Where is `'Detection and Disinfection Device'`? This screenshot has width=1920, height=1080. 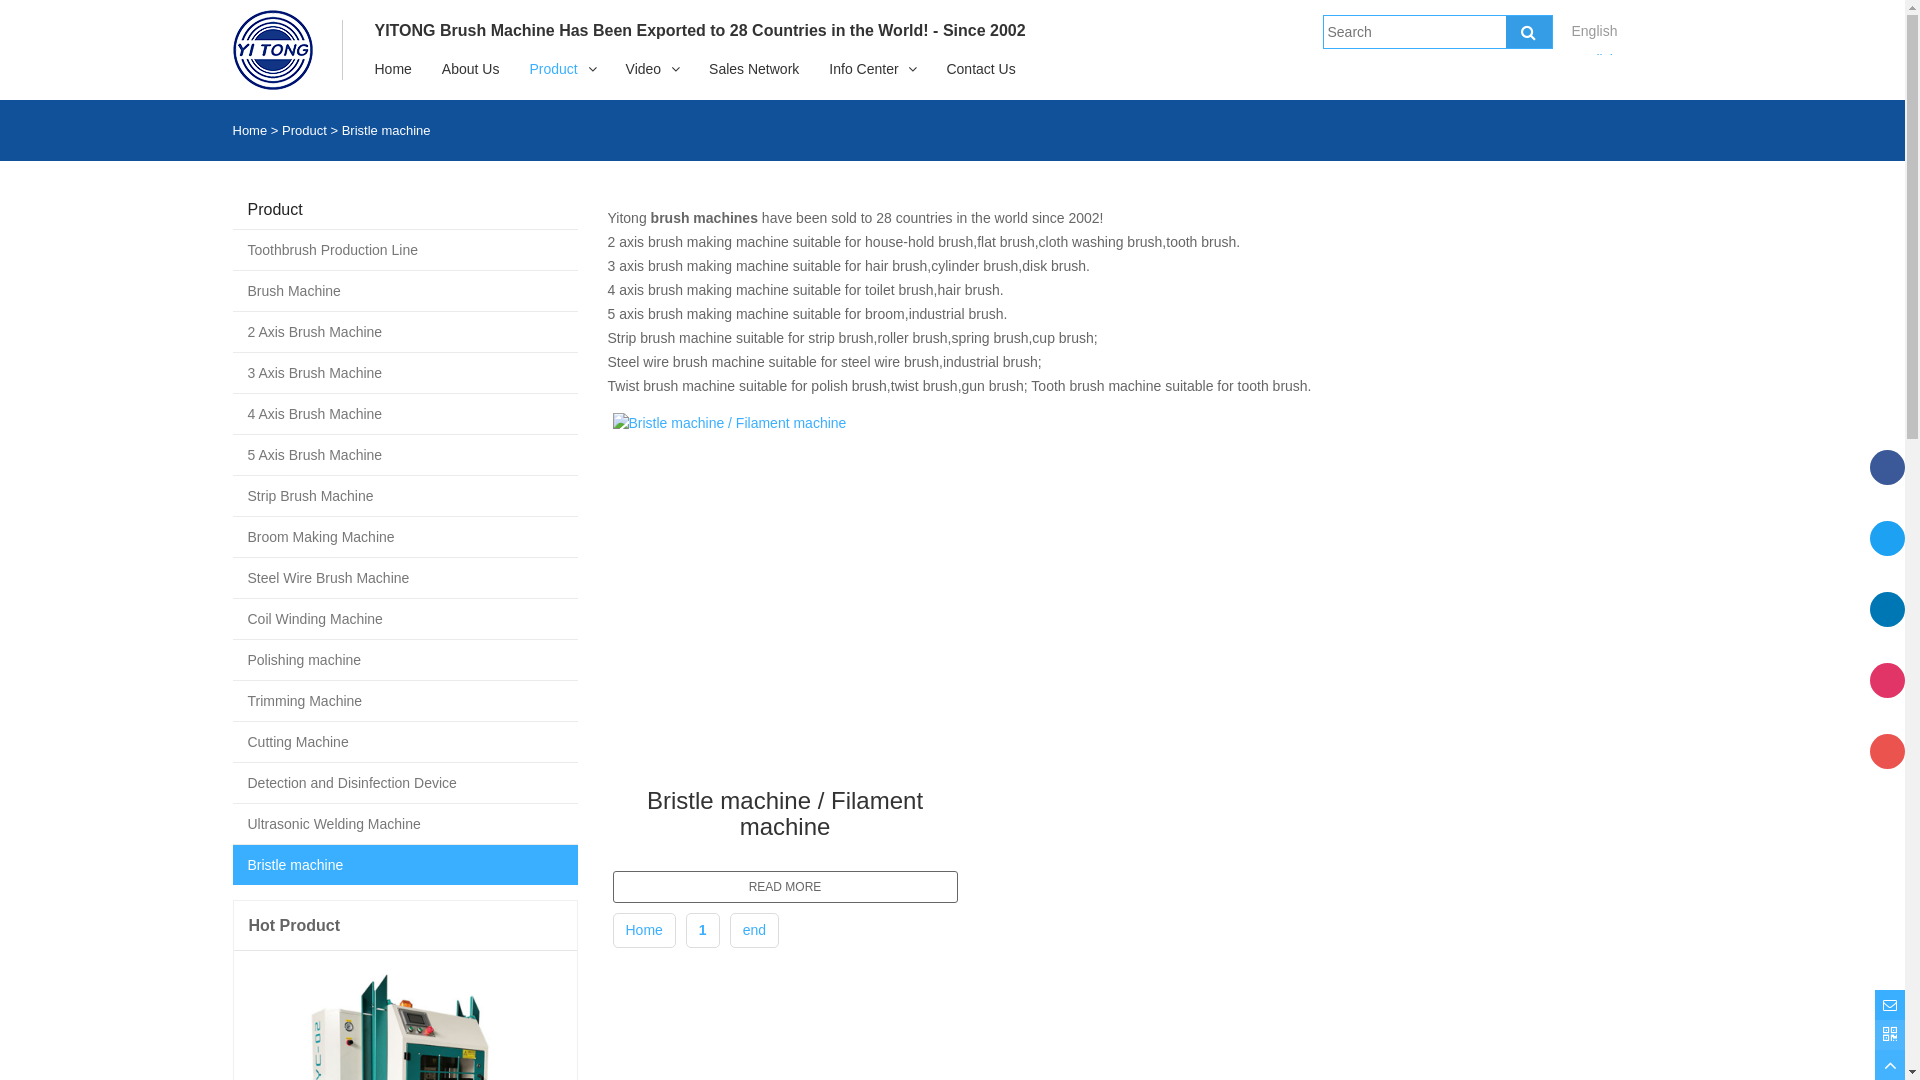 'Detection and Disinfection Device' is located at coordinates (403, 782).